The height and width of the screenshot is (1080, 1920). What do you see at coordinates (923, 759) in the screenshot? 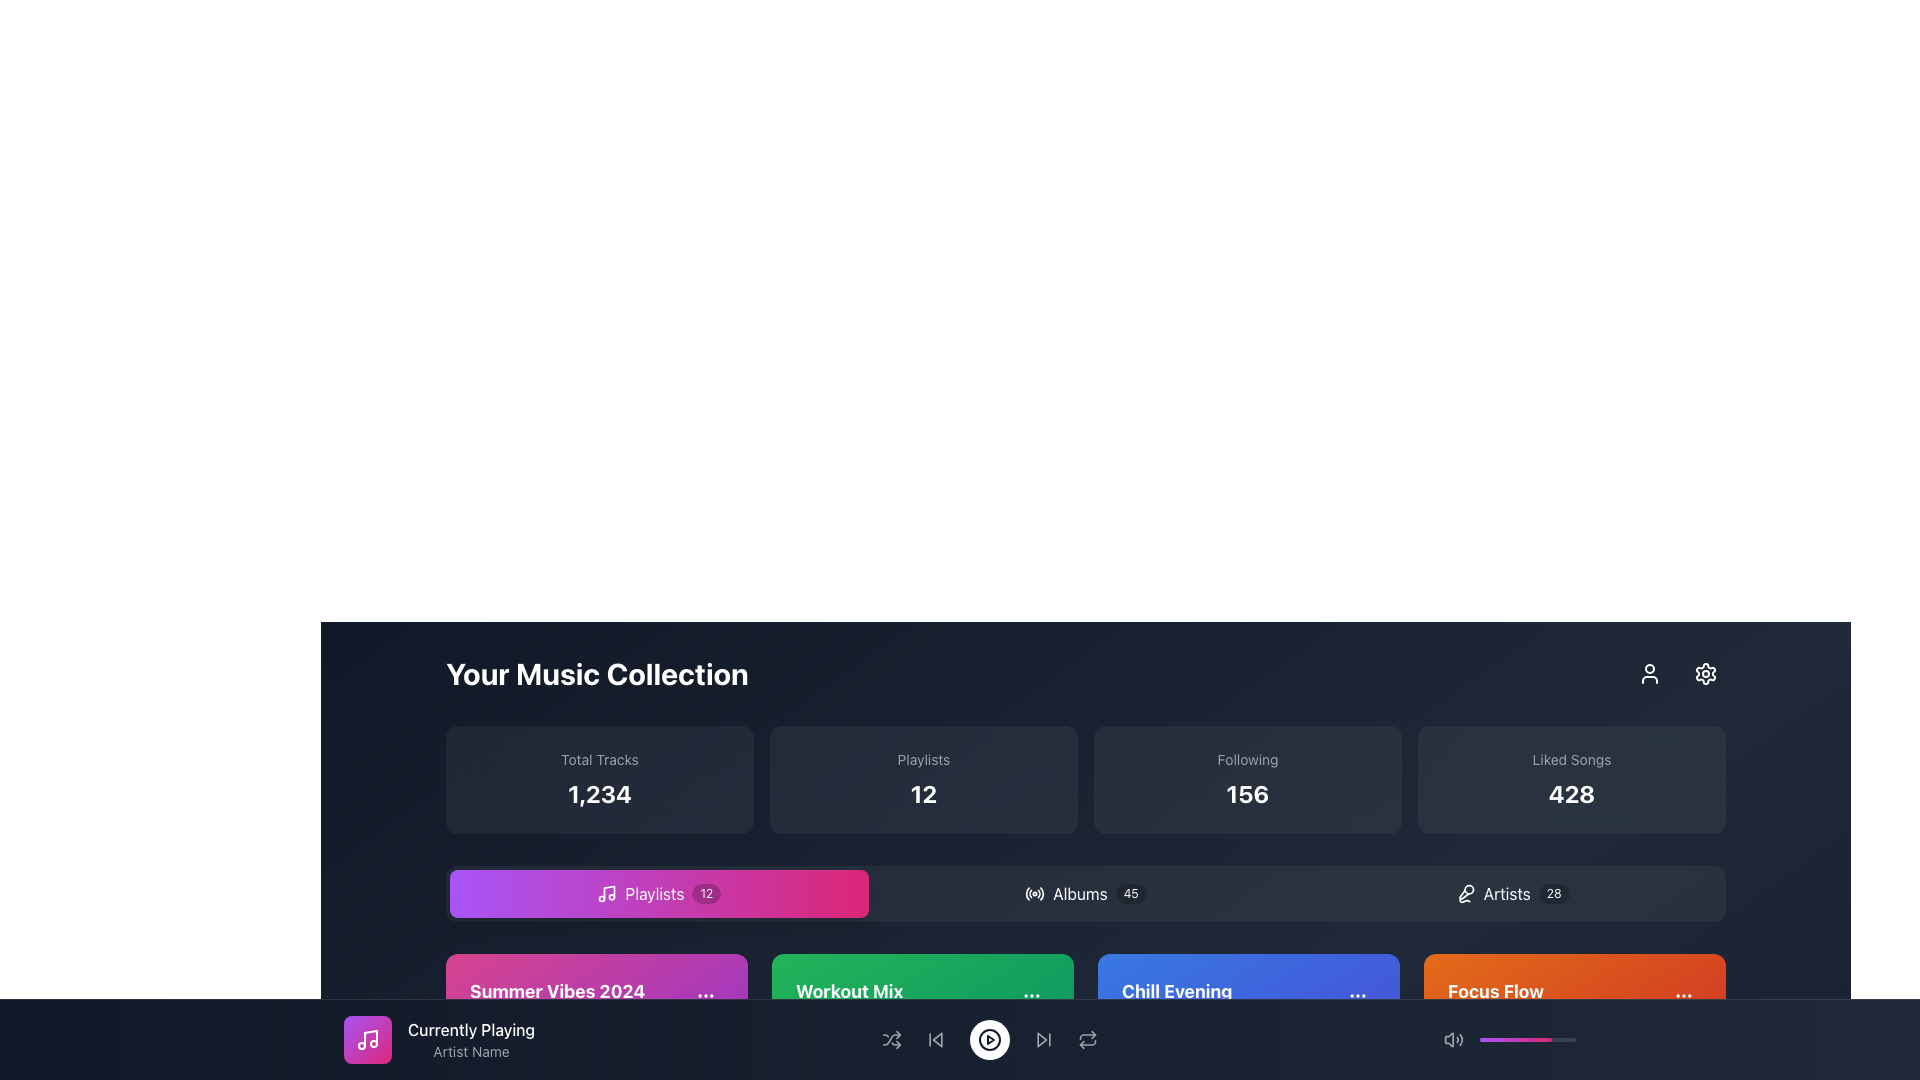
I see `the 'Playlists' text label, which is styled in light gray and located in the second card of a horizontal layout, above the count of playlists` at bounding box center [923, 759].